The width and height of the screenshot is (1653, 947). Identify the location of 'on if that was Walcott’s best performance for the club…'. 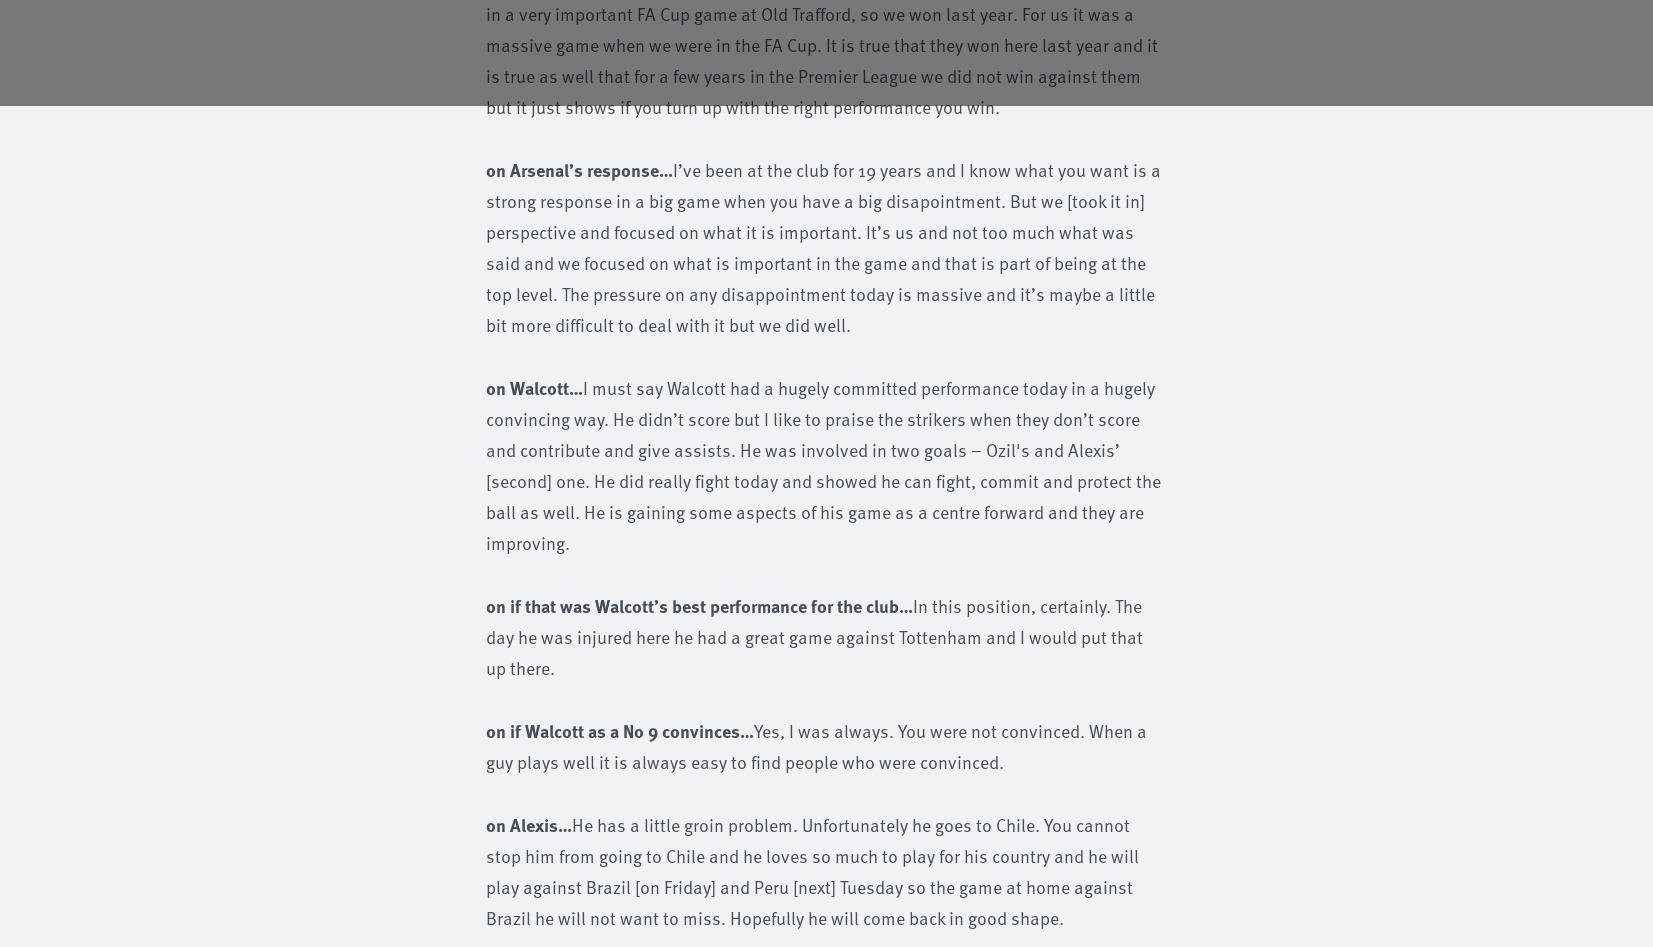
(698, 604).